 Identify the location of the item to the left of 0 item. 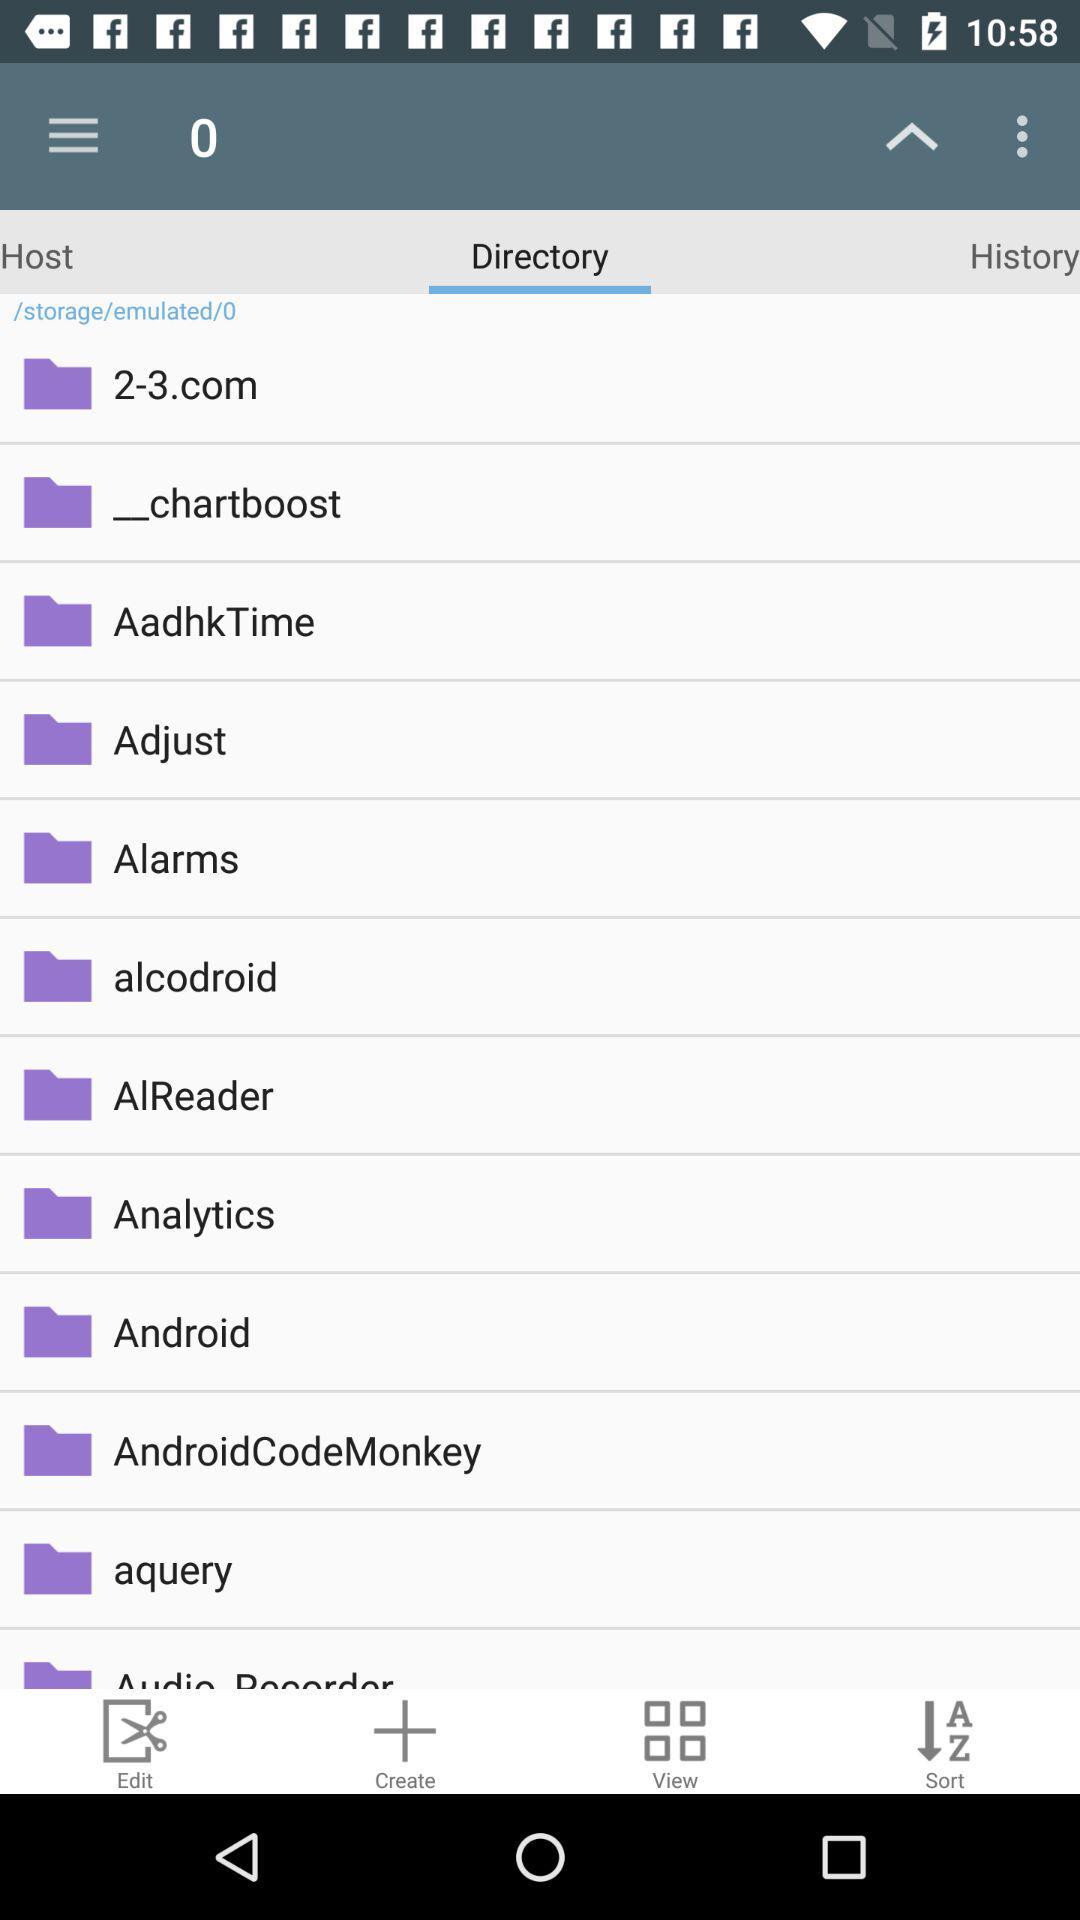
(72, 135).